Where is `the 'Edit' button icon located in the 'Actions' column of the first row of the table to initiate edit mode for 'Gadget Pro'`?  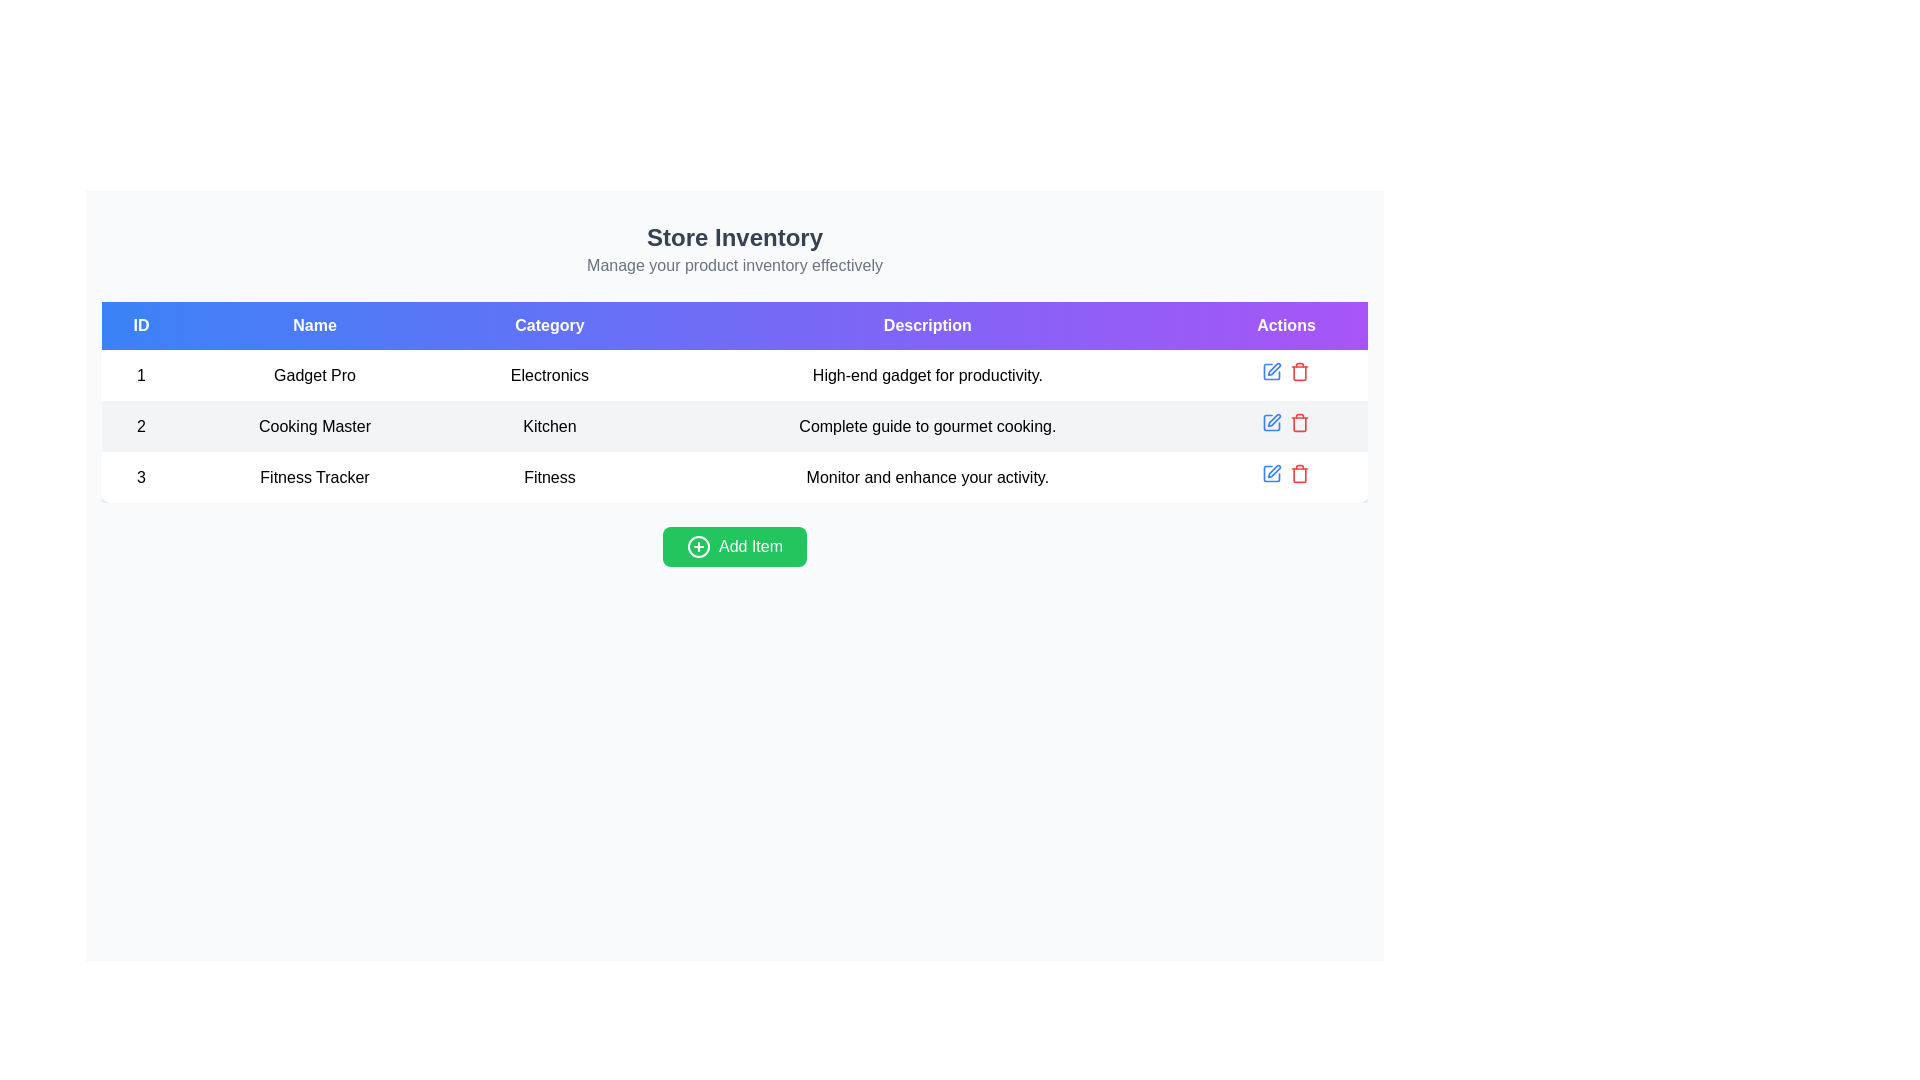 the 'Edit' button icon located in the 'Actions' column of the first row of the table to initiate edit mode for 'Gadget Pro' is located at coordinates (1271, 371).